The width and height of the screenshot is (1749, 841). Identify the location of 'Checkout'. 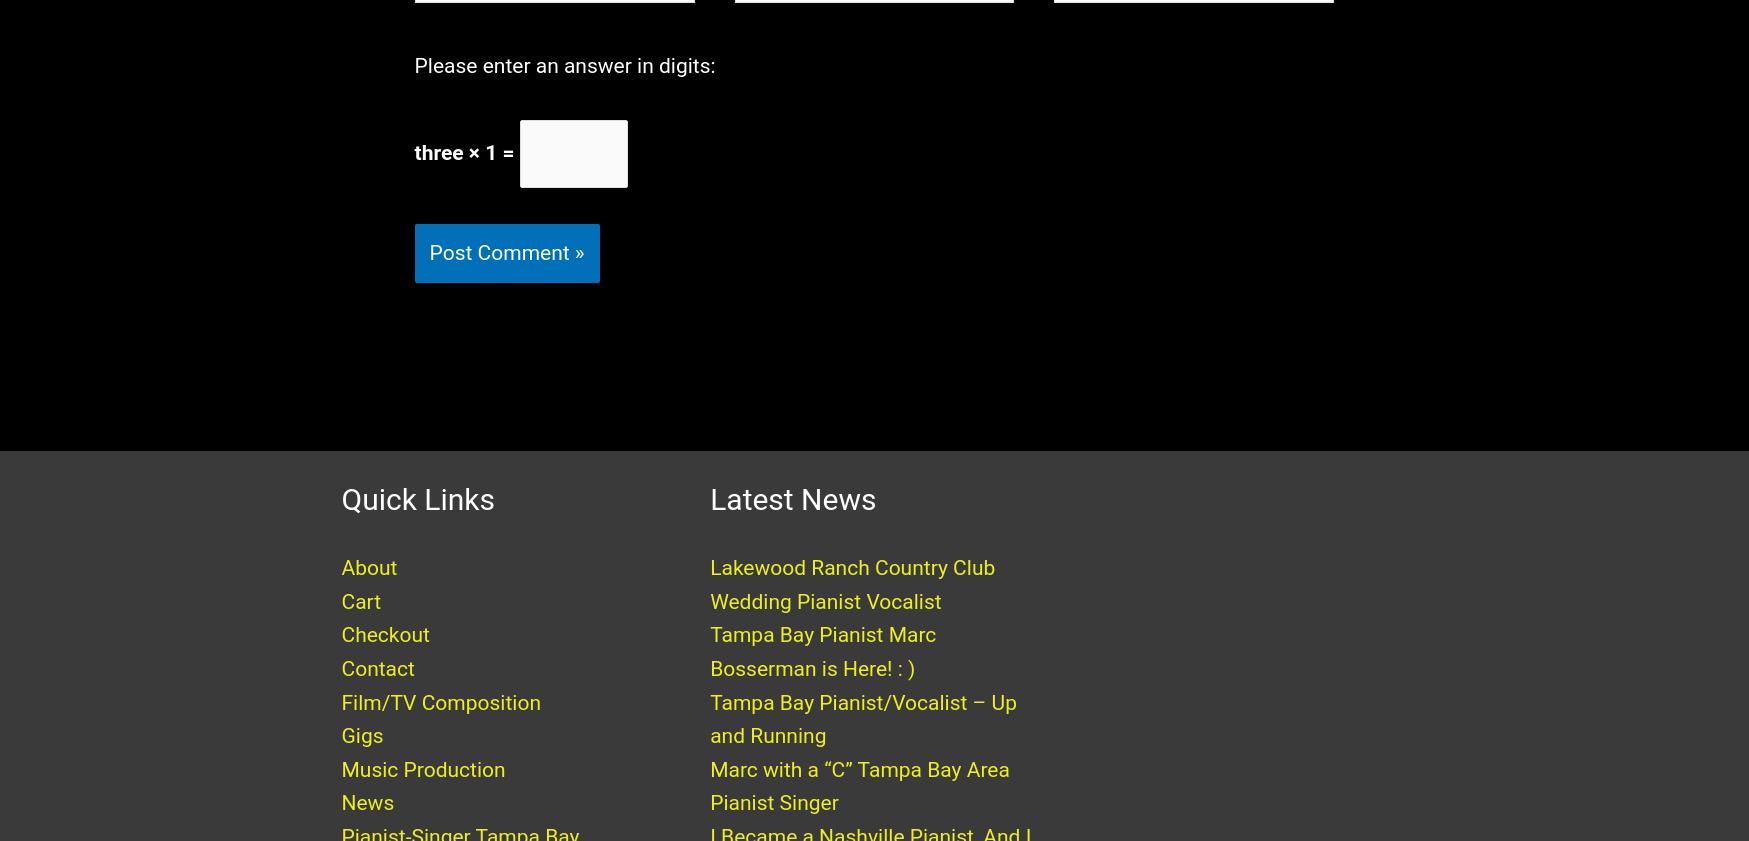
(384, 654).